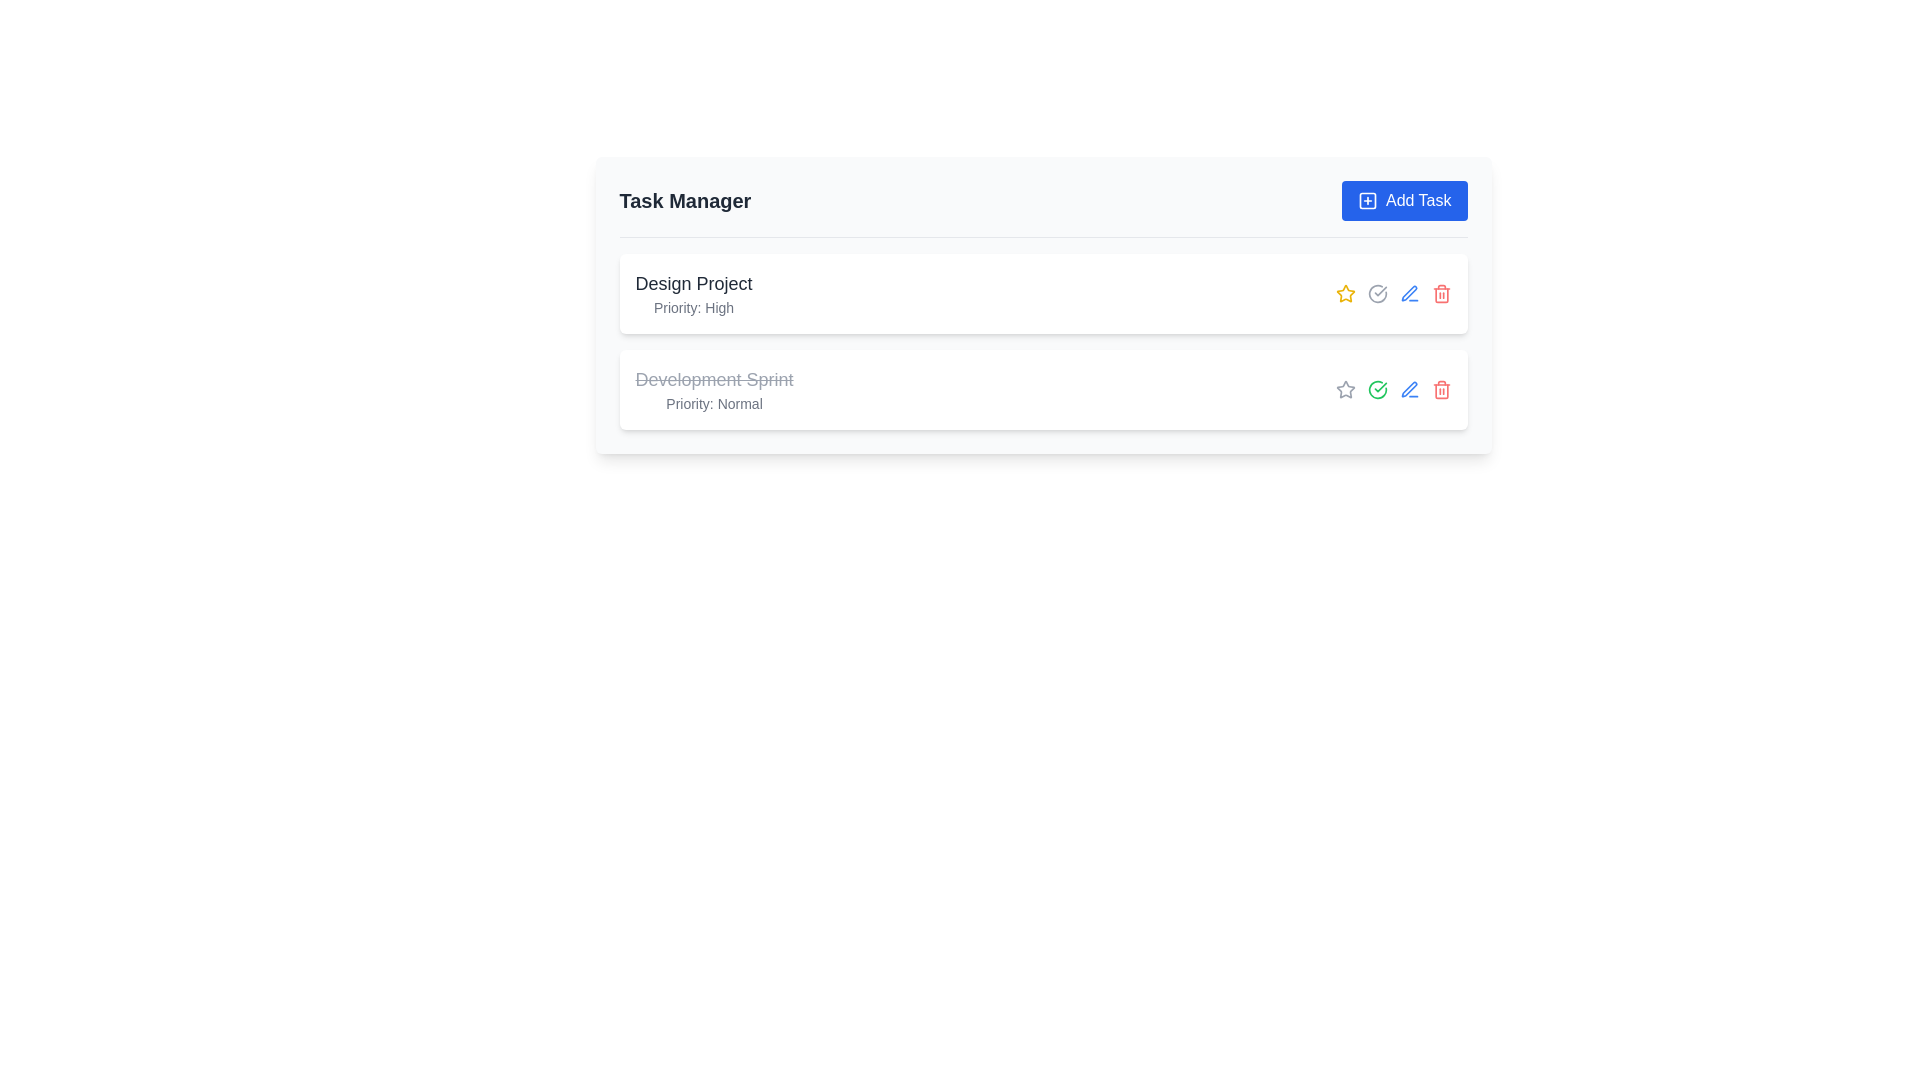 This screenshot has height=1080, width=1920. I want to click on the yellow outlined five-pointed star icon located to the left of the 'Design Project' row in the task list, so click(1345, 293).